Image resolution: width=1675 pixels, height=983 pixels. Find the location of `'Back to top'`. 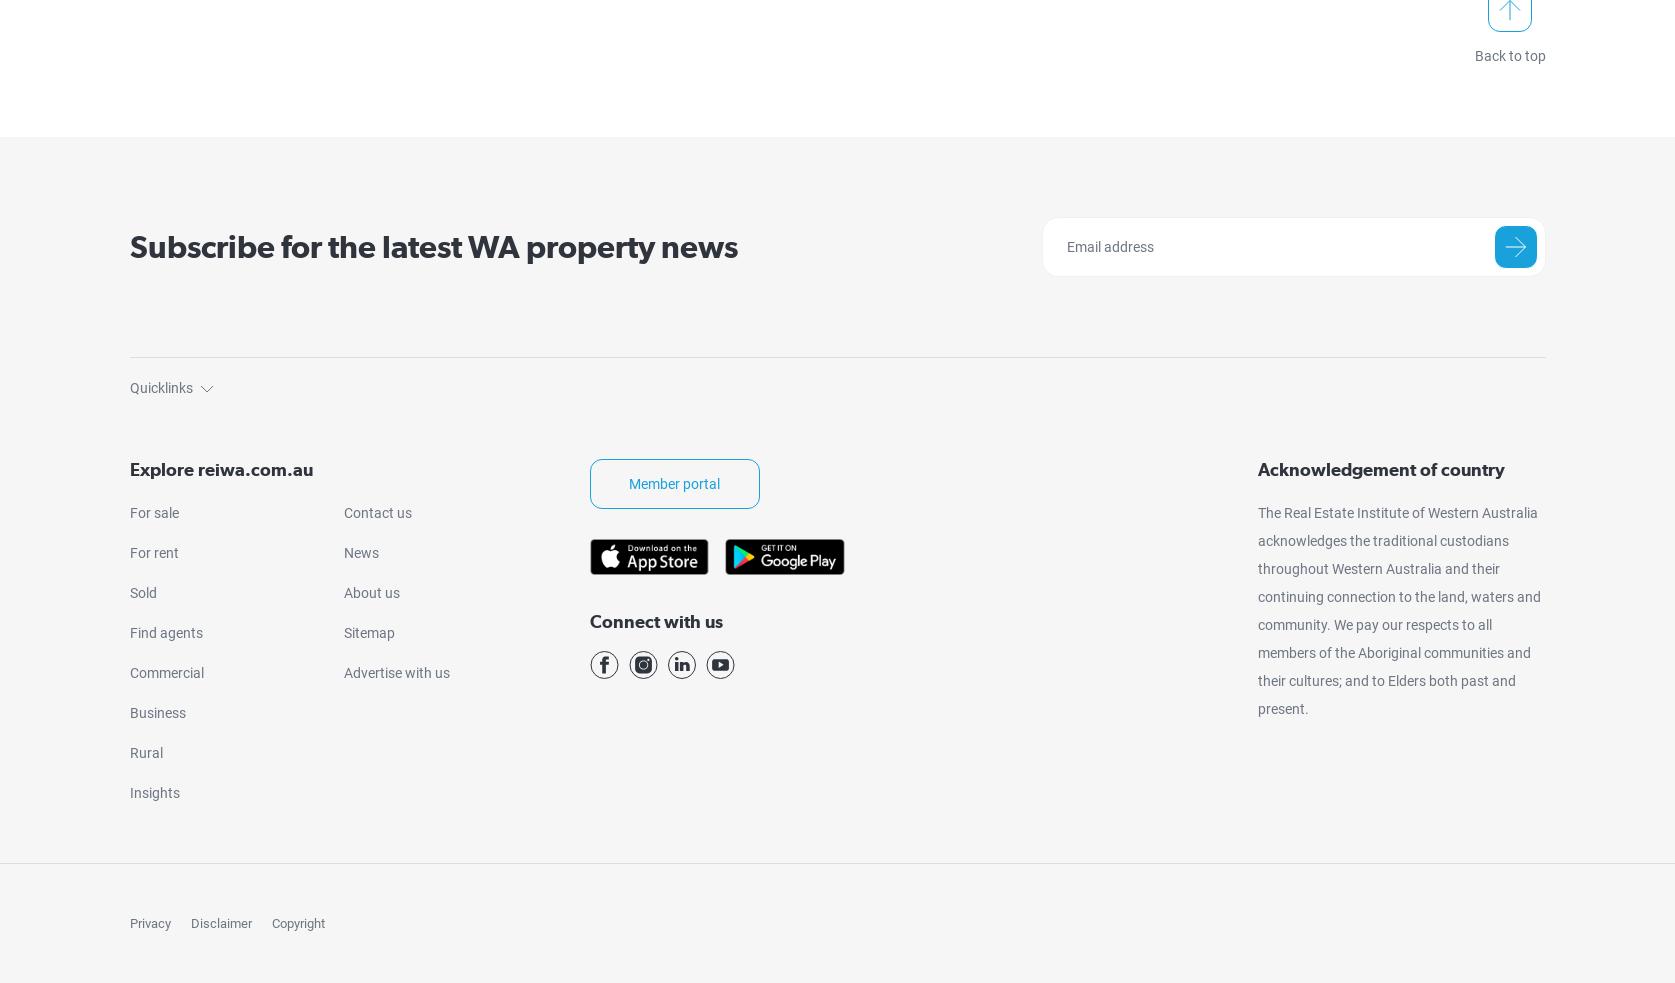

'Back to top' is located at coordinates (1508, 55).